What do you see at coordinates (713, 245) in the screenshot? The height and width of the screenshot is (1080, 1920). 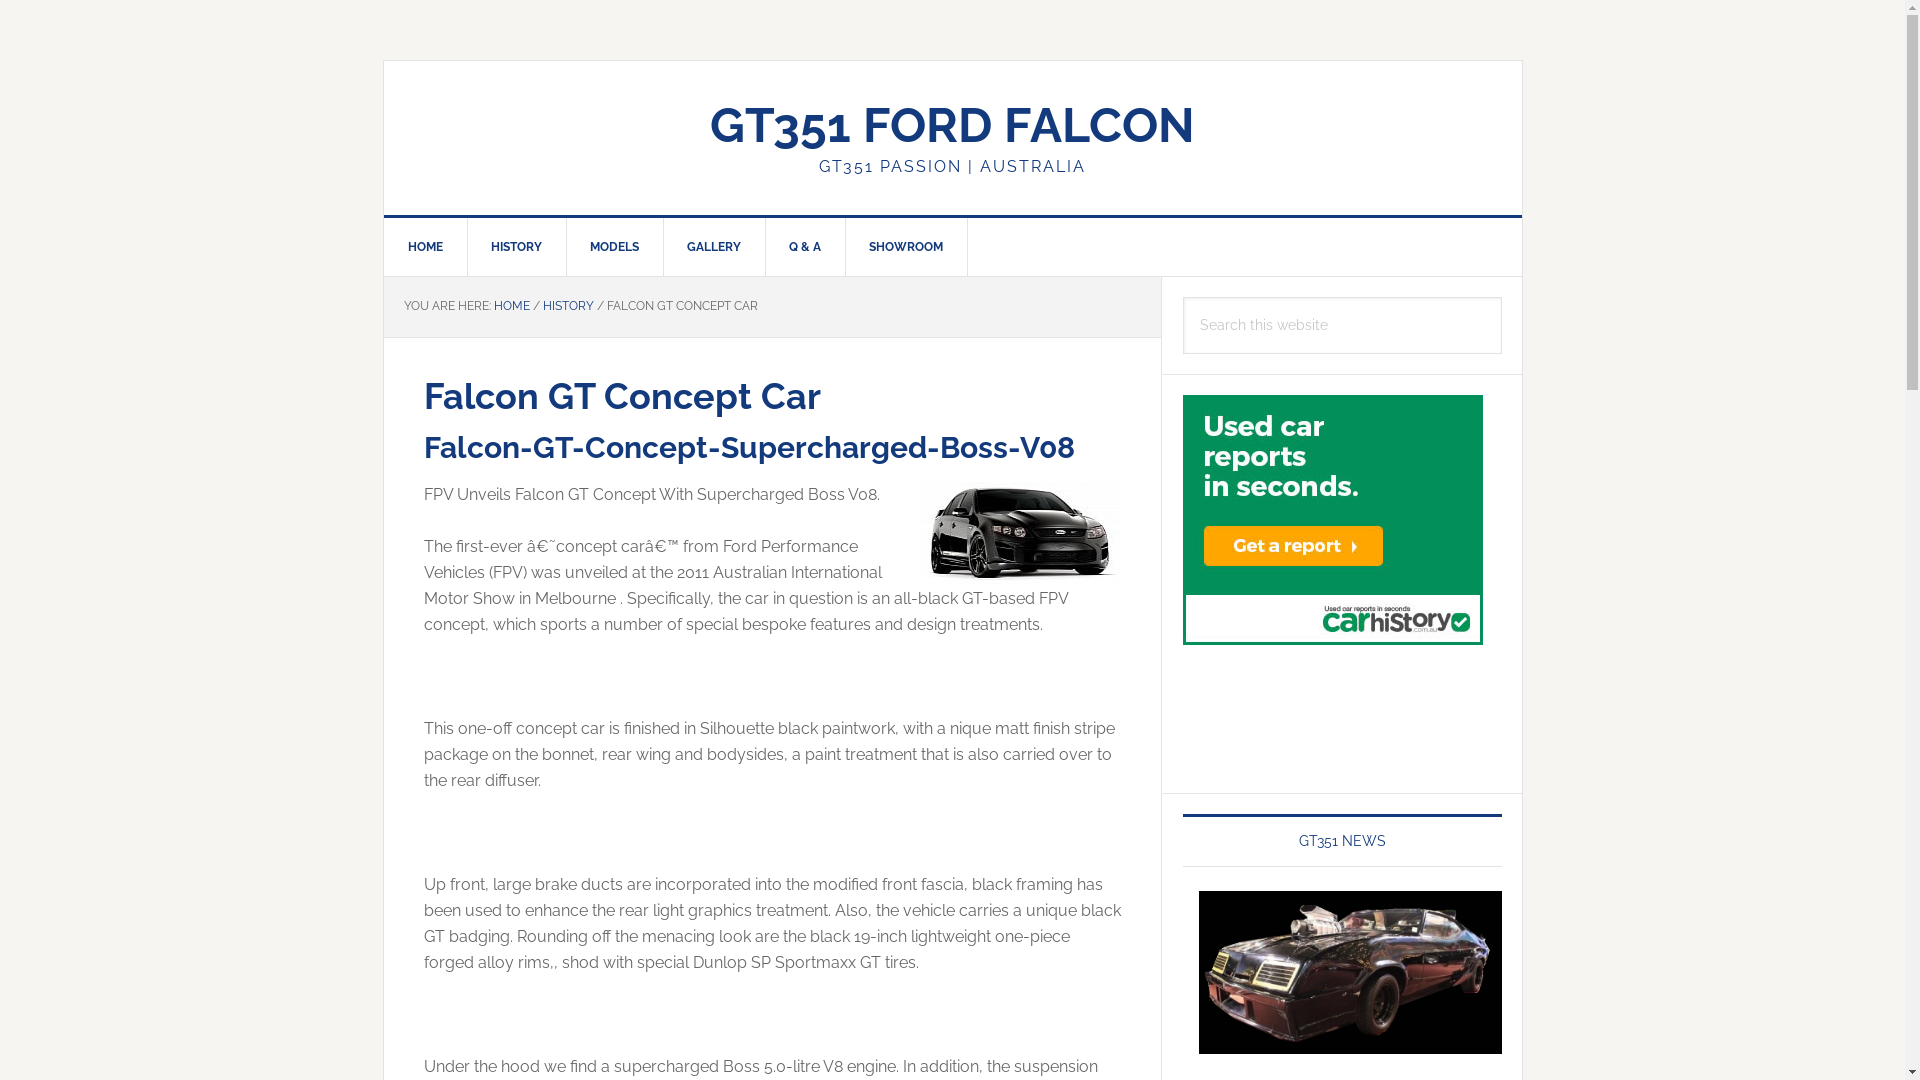 I see `'GALLERY'` at bounding box center [713, 245].